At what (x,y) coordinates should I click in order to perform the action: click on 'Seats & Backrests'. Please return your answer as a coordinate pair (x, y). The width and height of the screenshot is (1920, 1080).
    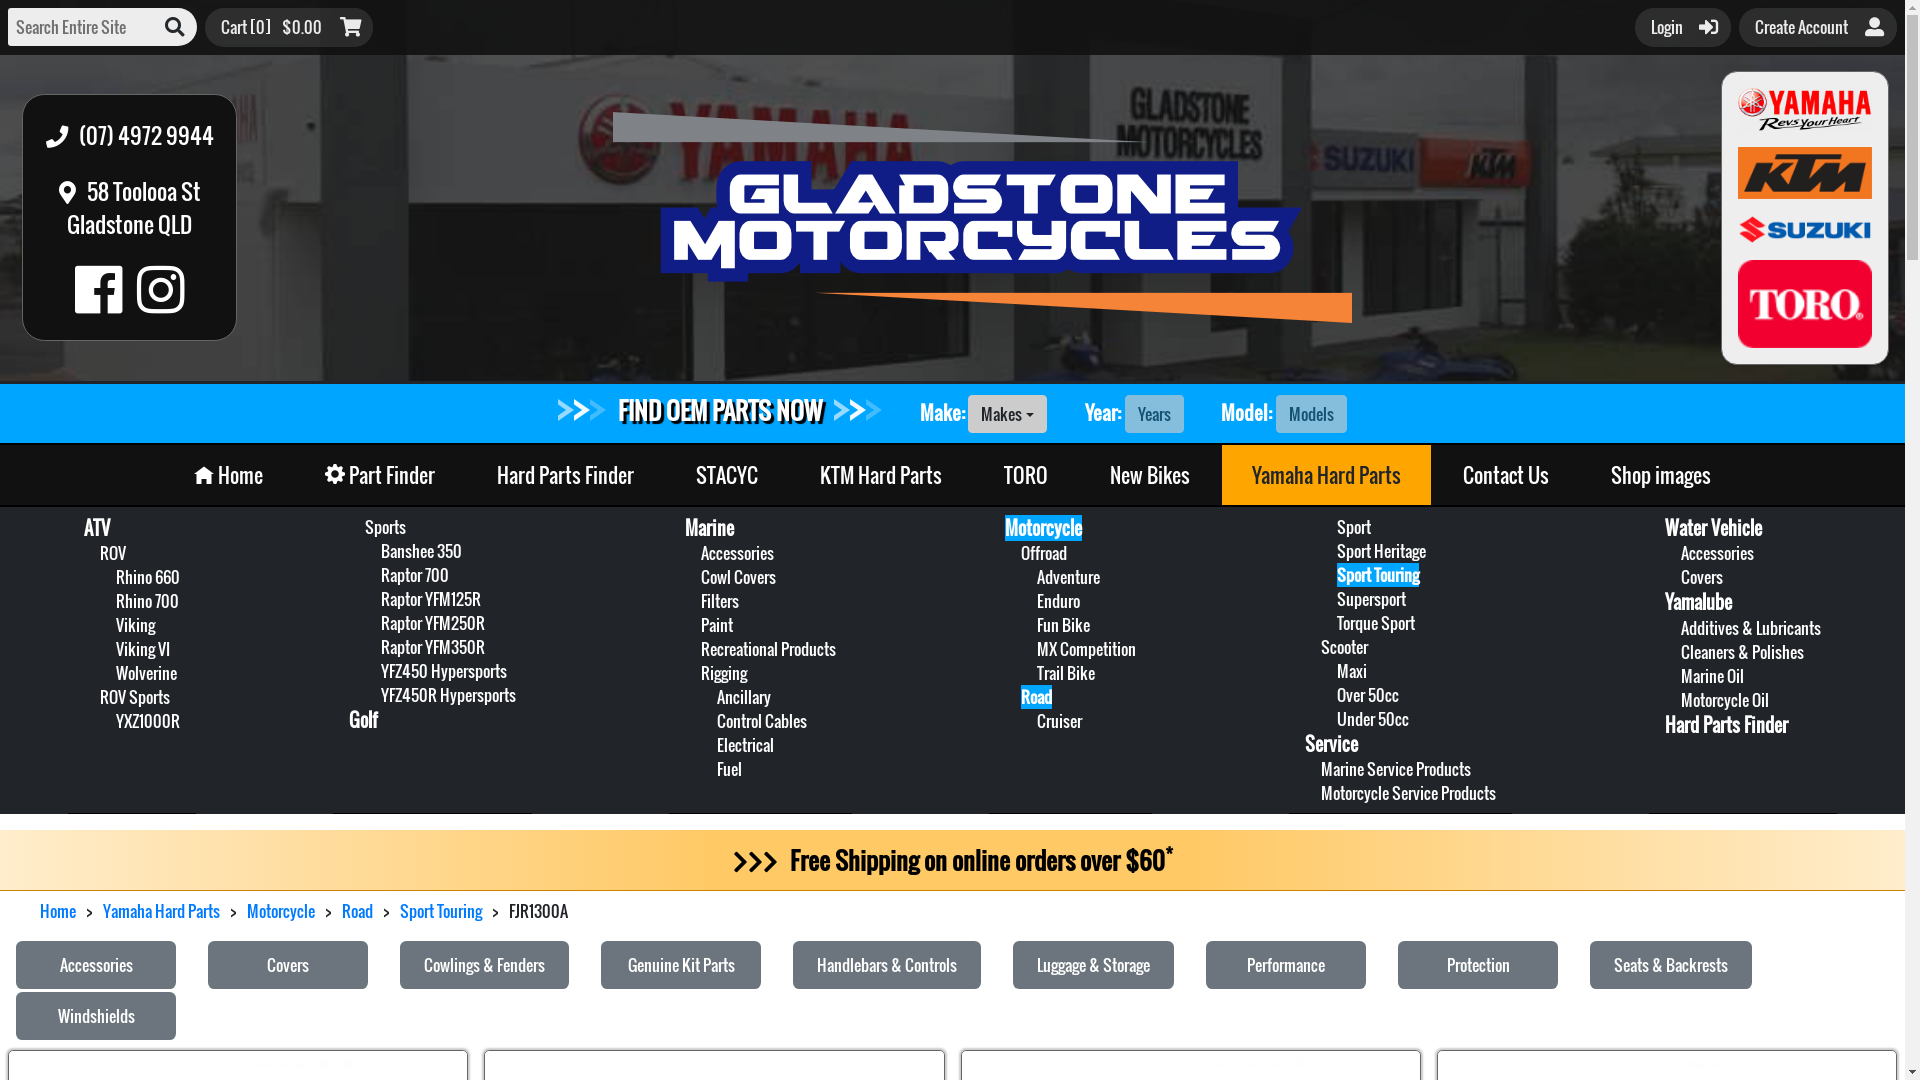
    Looking at the image, I should click on (1588, 963).